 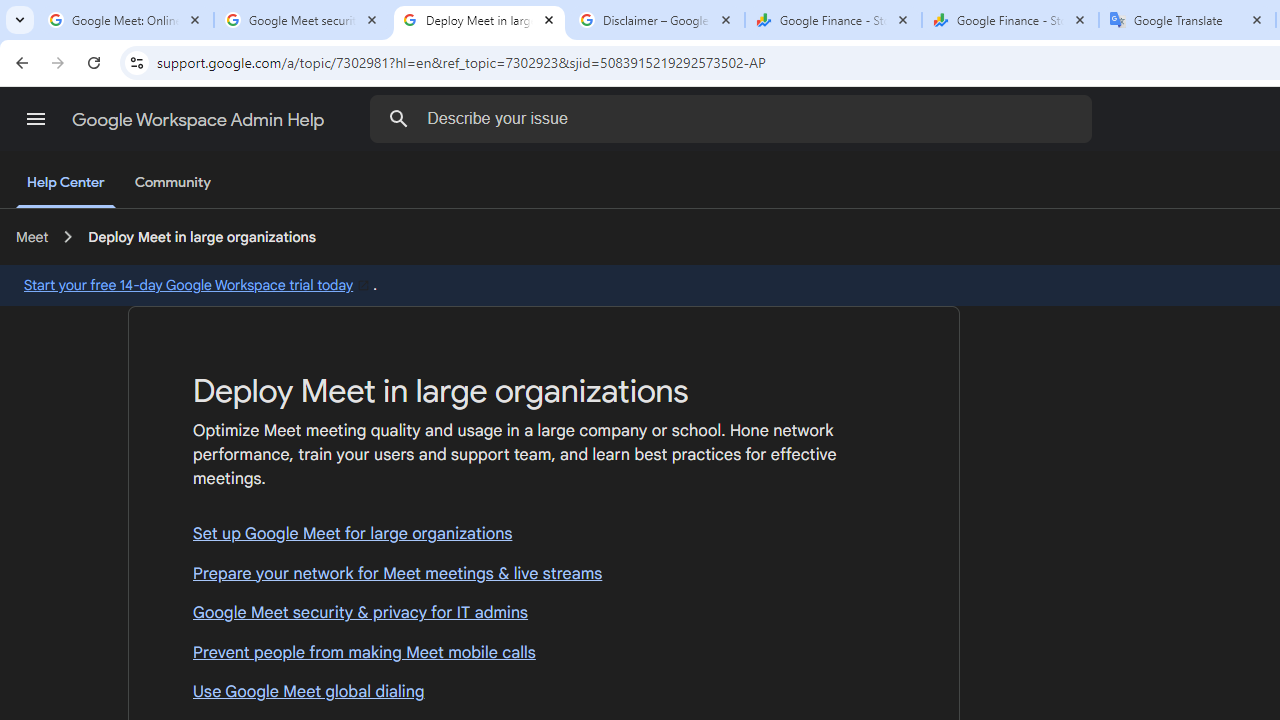 I want to click on 'Start your free 14-day Google Workspace trial today', so click(x=199, y=284).